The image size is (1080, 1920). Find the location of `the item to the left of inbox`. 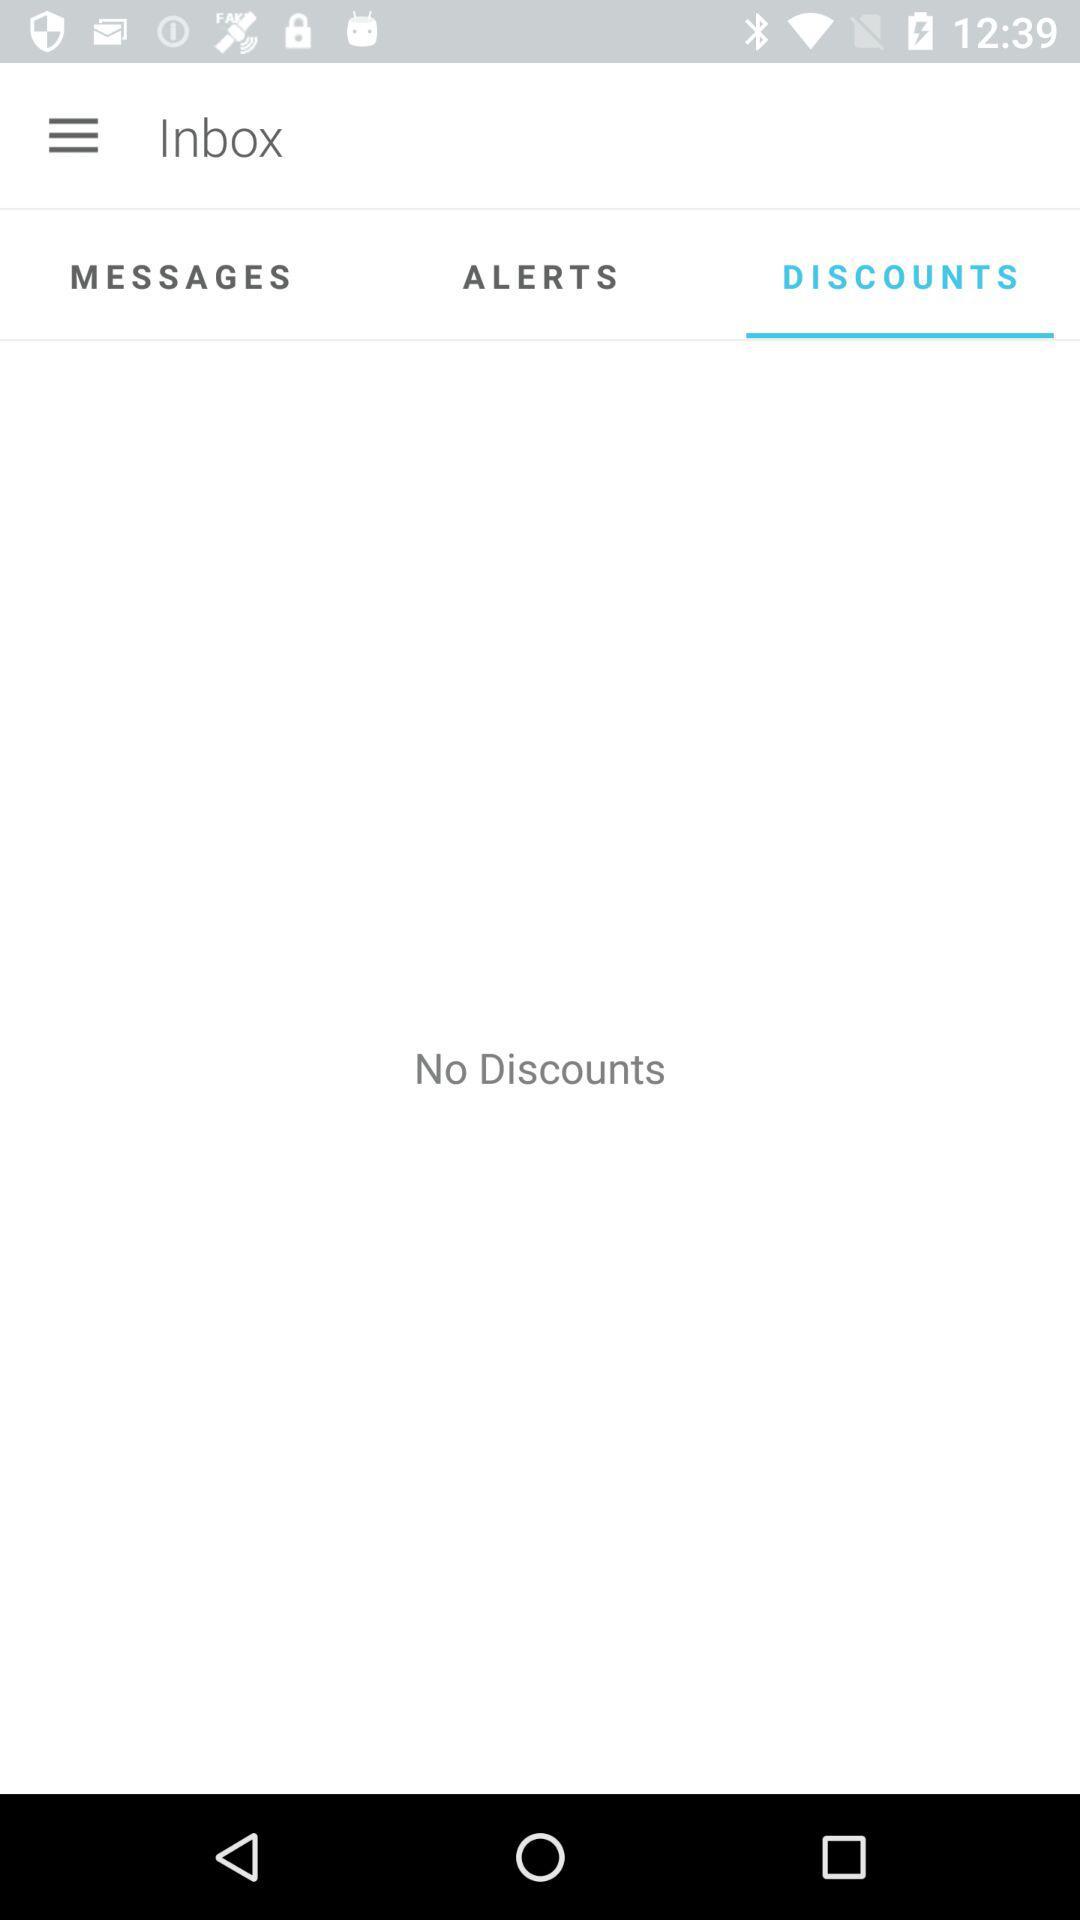

the item to the left of inbox is located at coordinates (72, 135).